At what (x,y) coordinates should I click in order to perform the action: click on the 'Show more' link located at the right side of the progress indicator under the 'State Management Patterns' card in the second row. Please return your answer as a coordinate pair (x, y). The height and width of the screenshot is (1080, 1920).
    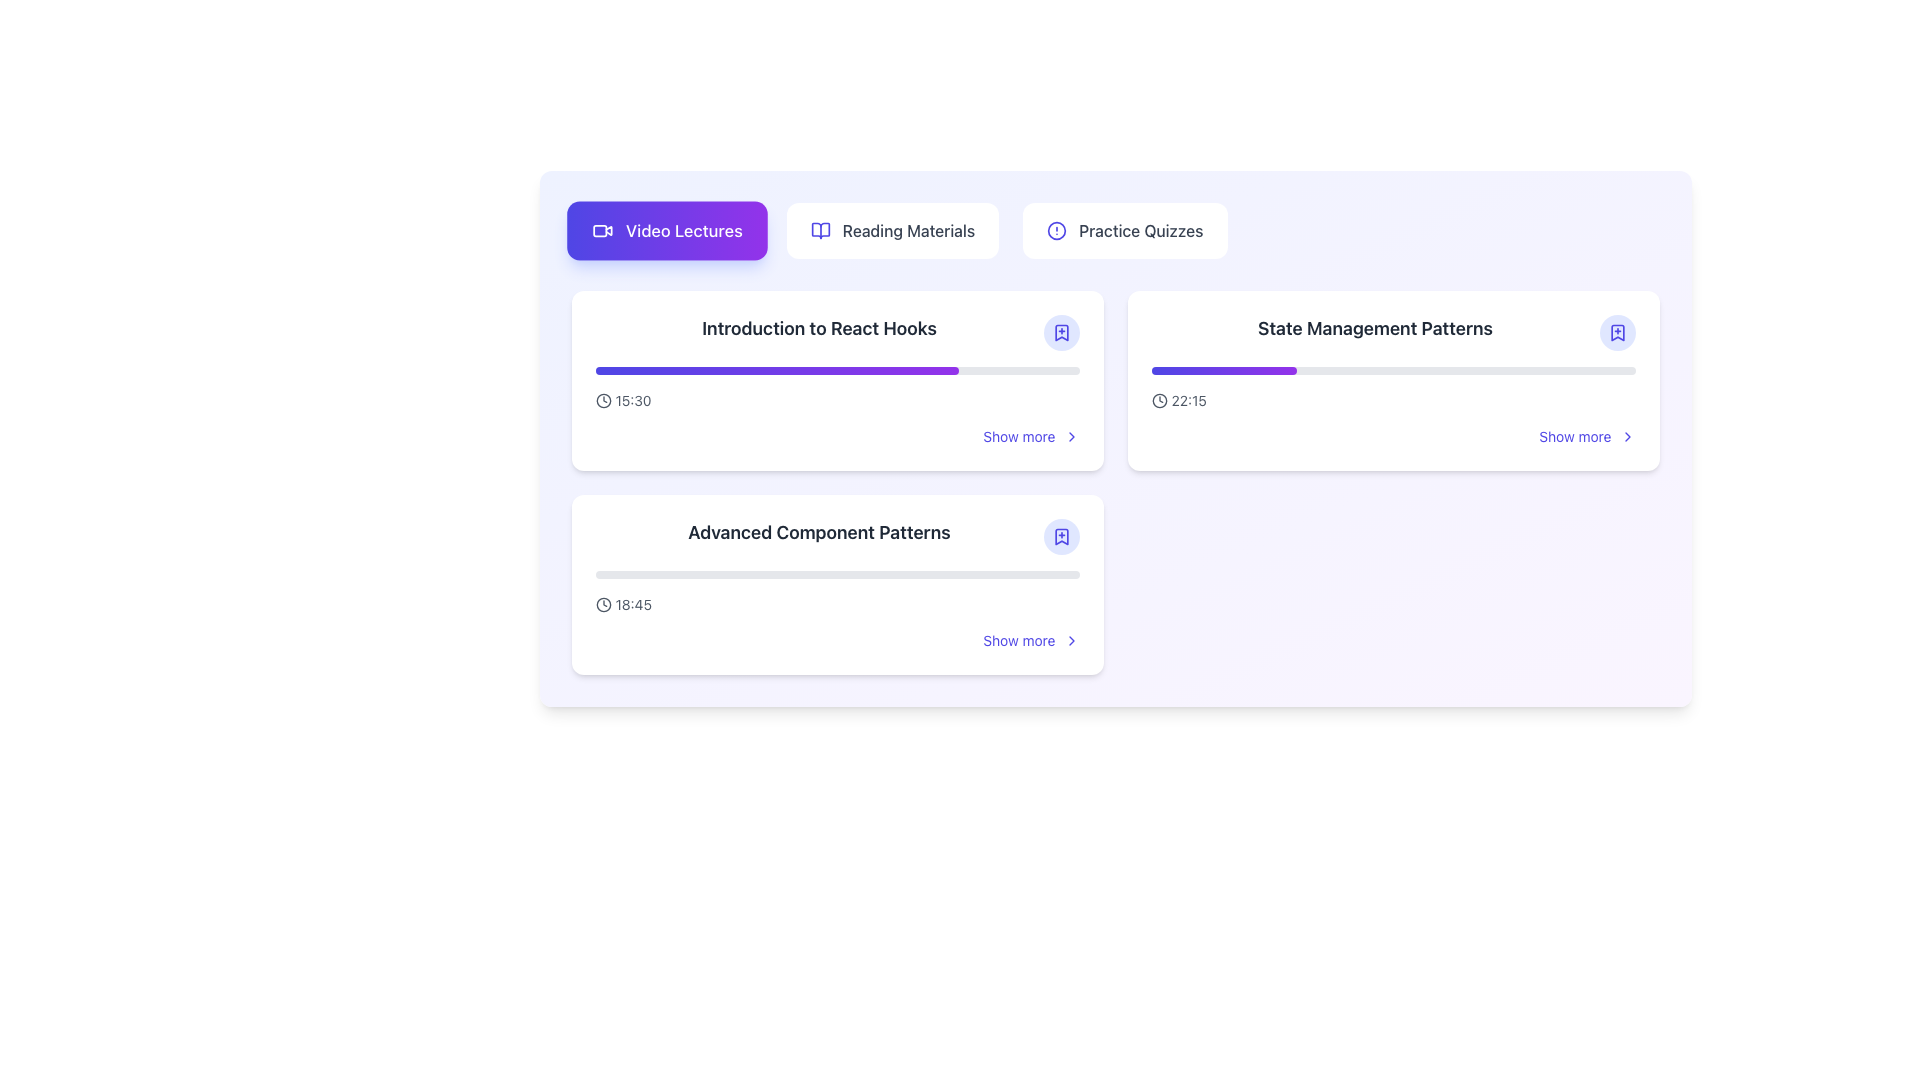
    Looking at the image, I should click on (1392, 406).